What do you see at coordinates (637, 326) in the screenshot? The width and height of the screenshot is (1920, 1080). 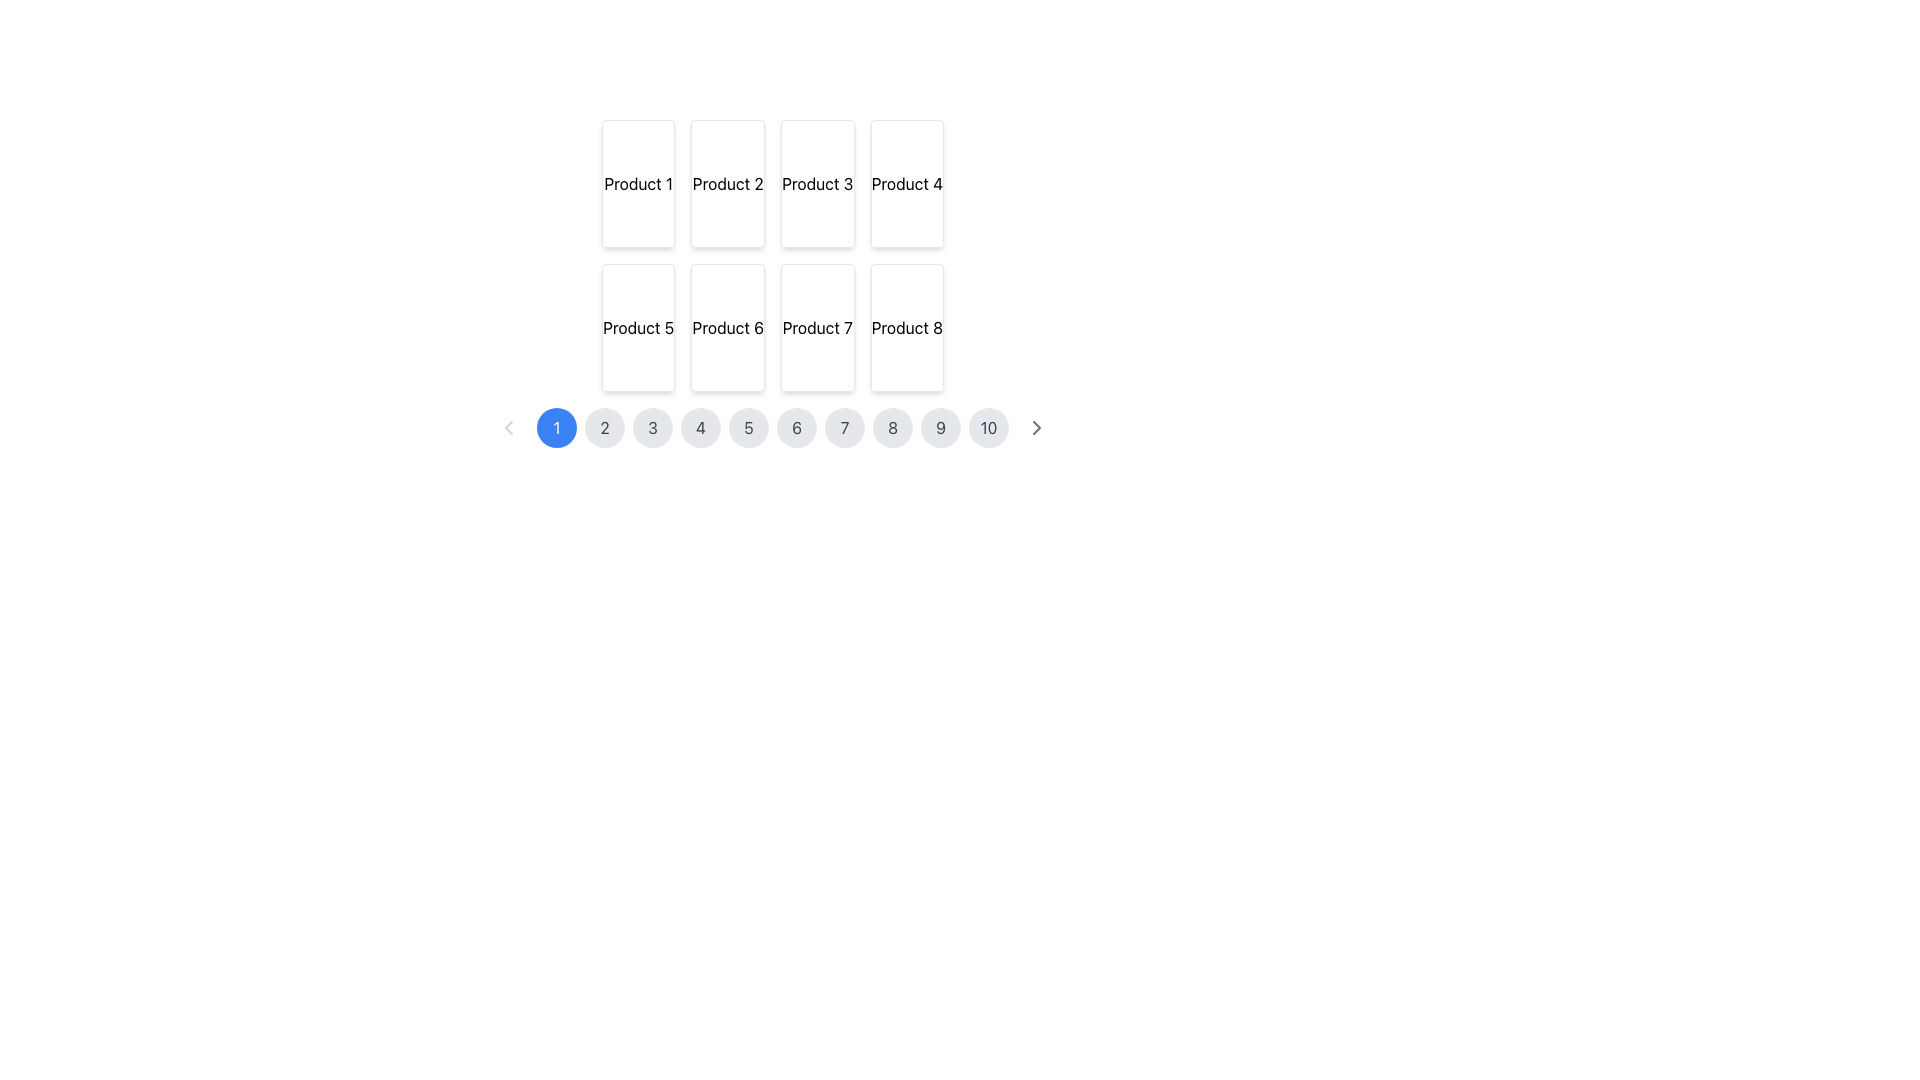 I see `the rectangular card labeled 'Product 5' with a white background and rounded borders, located in the second row, first column of the grid layout` at bounding box center [637, 326].